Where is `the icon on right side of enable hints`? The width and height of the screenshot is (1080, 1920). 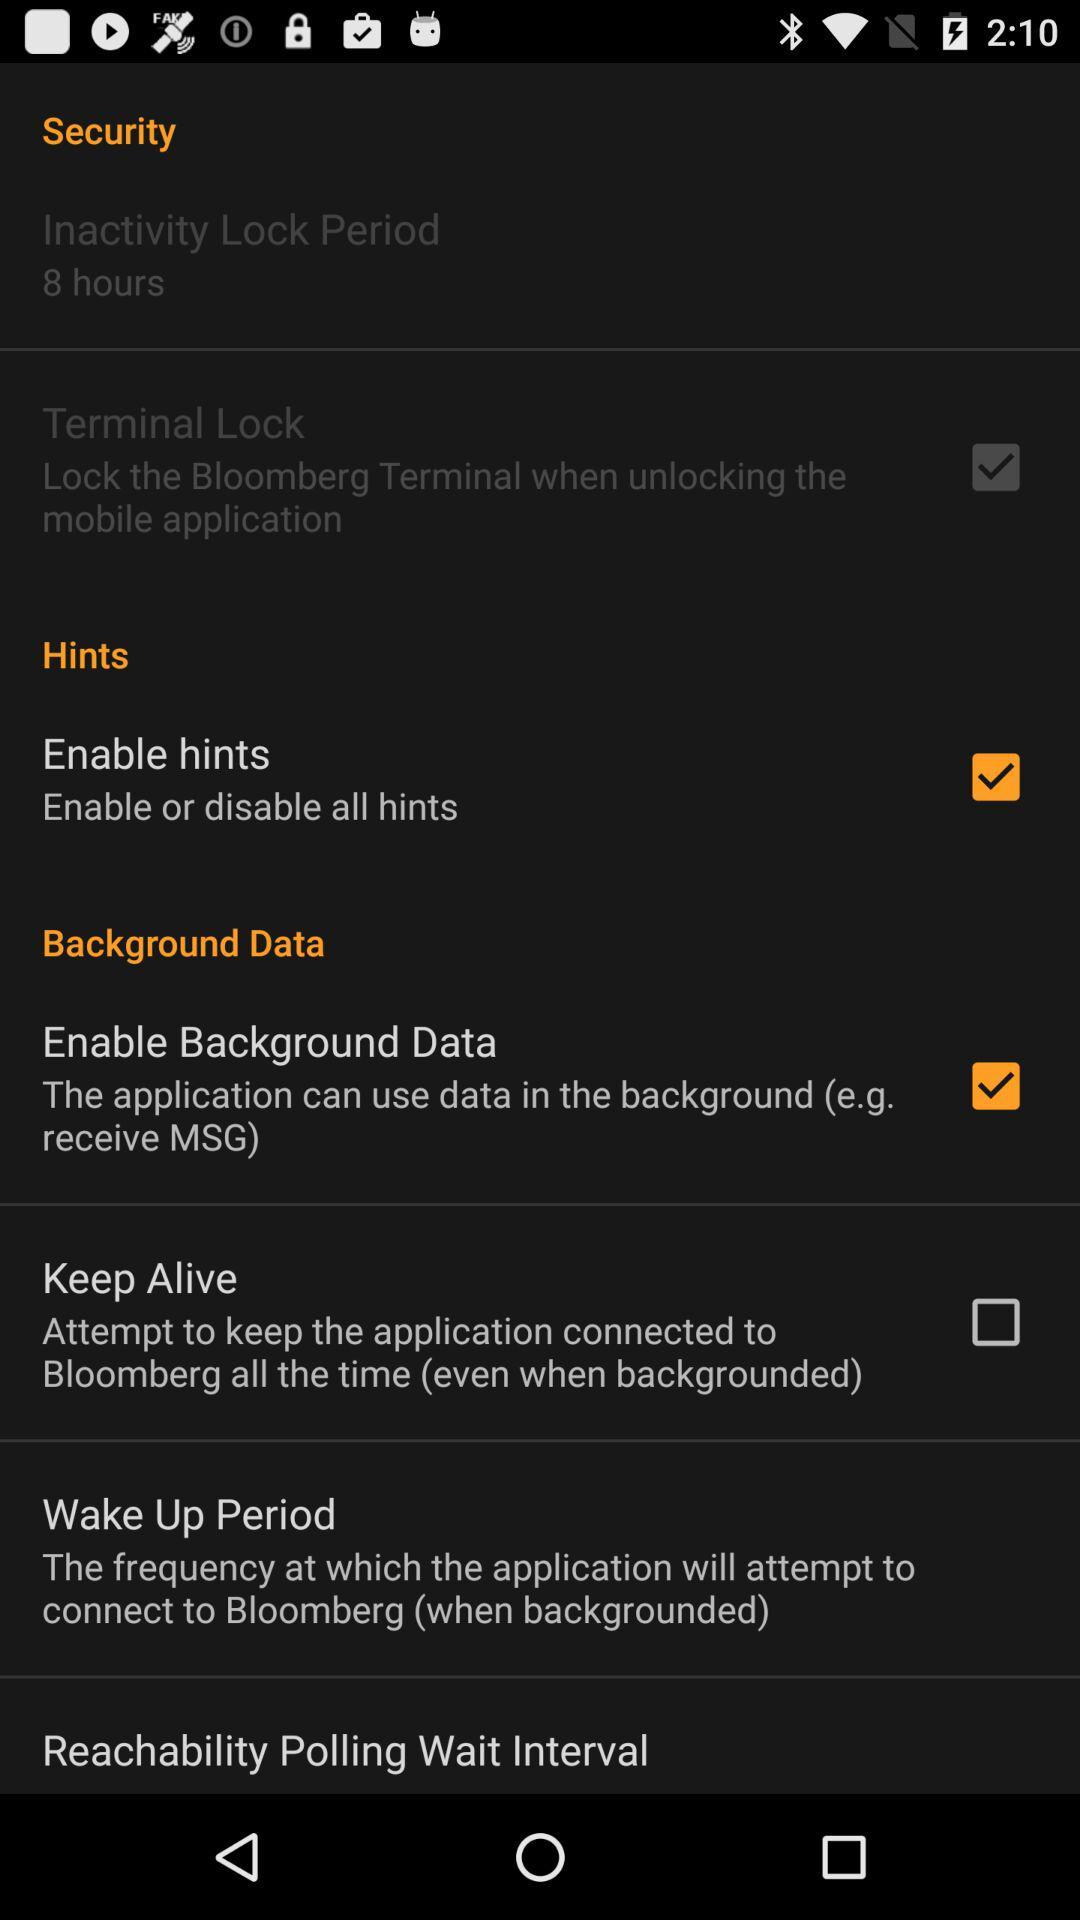
the icon on right side of enable hints is located at coordinates (995, 776).